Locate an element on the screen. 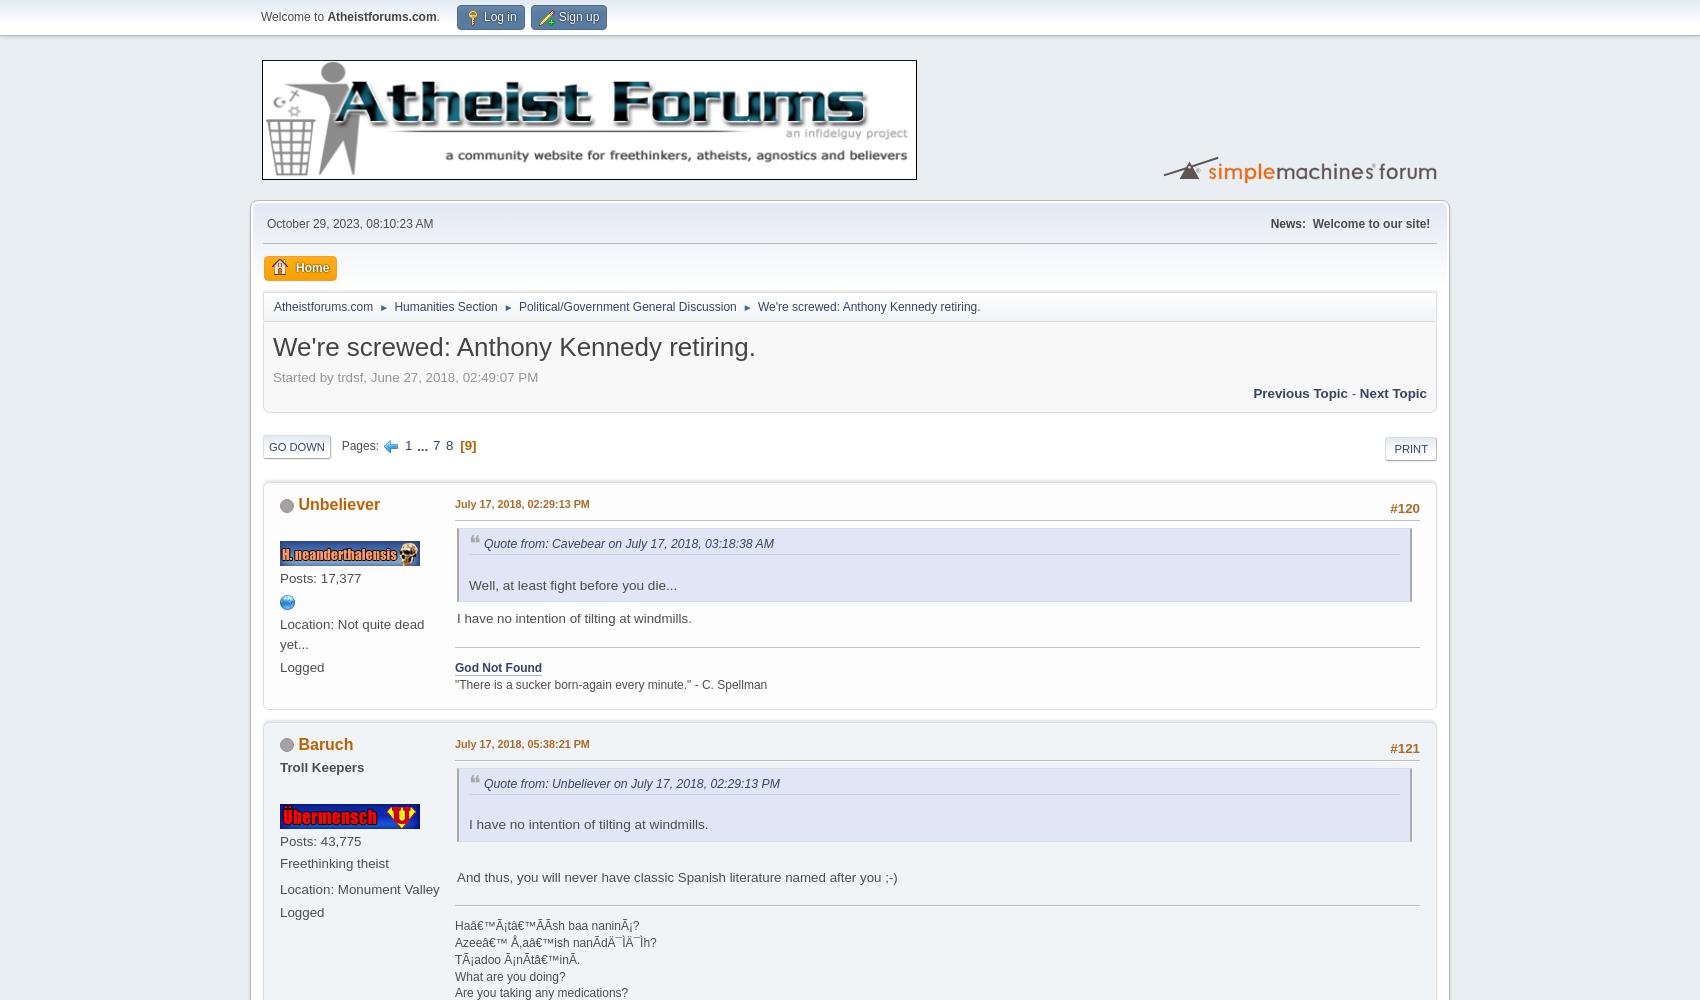  'God Not Found' is located at coordinates (498, 667).